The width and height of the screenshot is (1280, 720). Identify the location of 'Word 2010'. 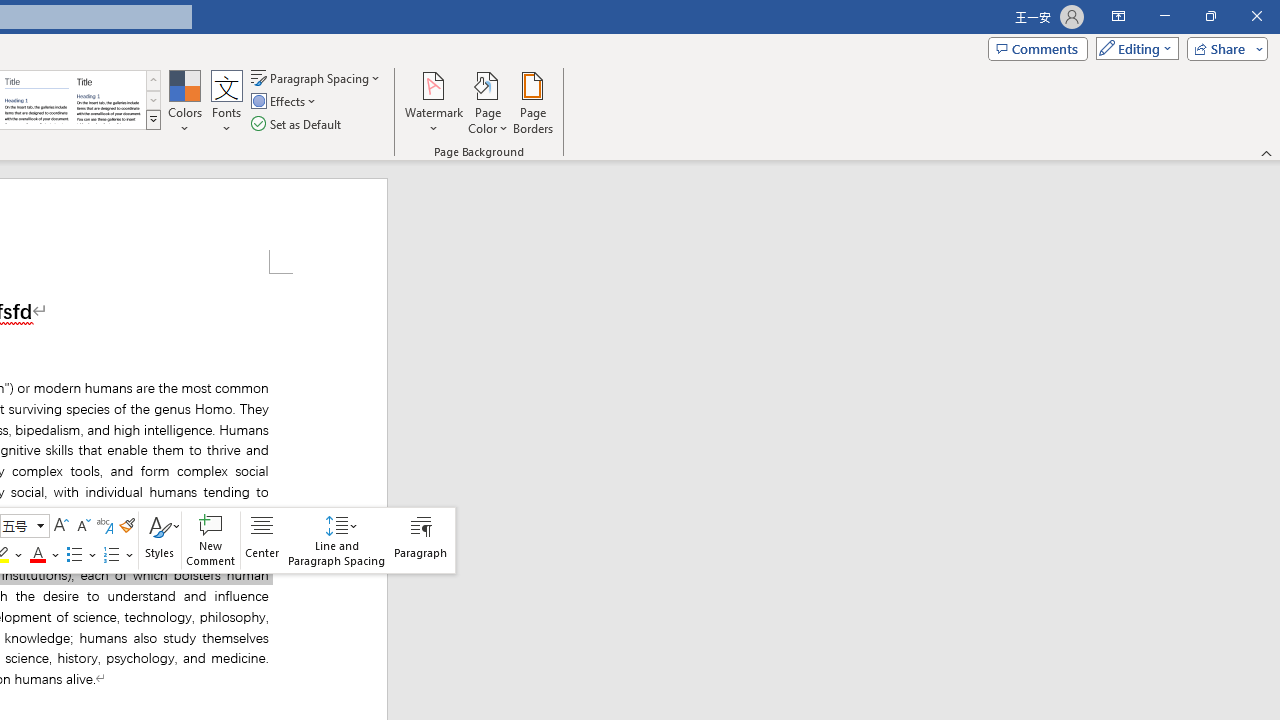
(37, 100).